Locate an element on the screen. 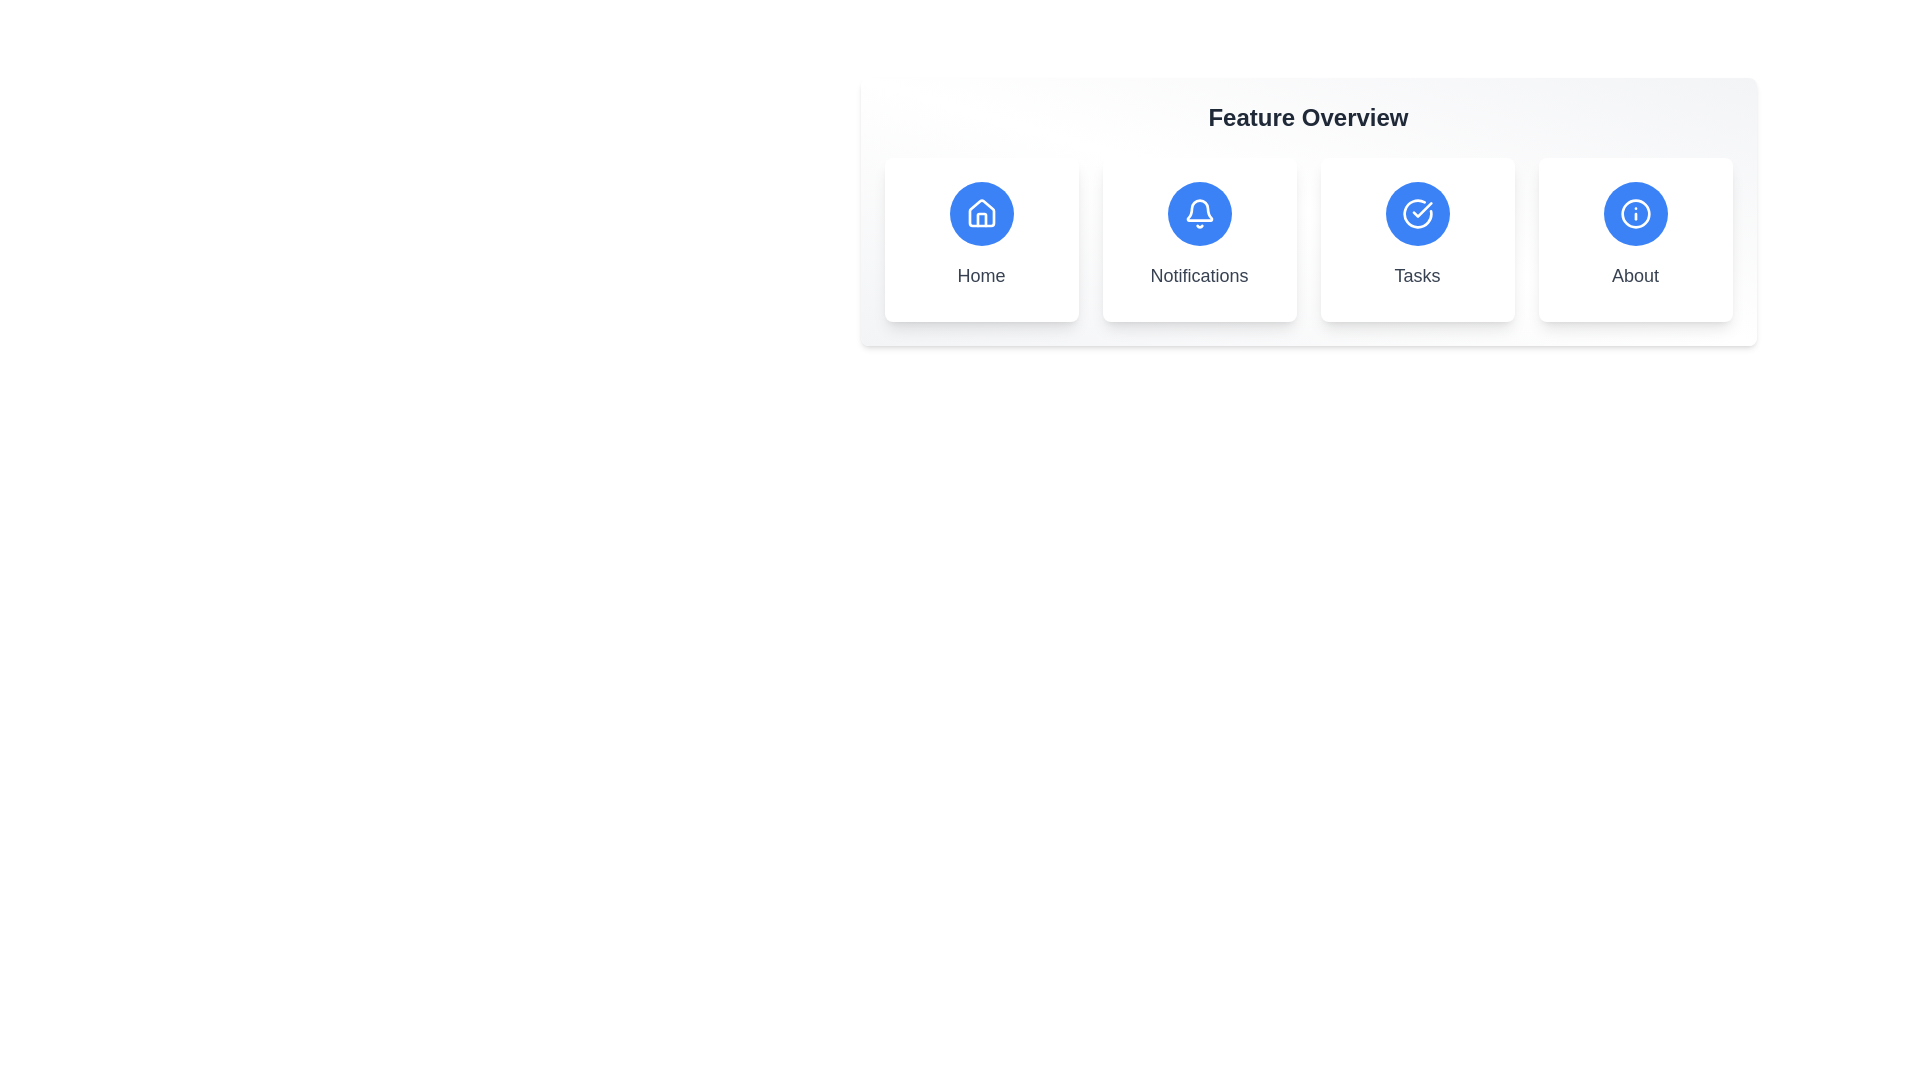  the checkmark icon within the blue circular background labeled 'Tasks' located under the 'Feature Overview' title is located at coordinates (1421, 209).